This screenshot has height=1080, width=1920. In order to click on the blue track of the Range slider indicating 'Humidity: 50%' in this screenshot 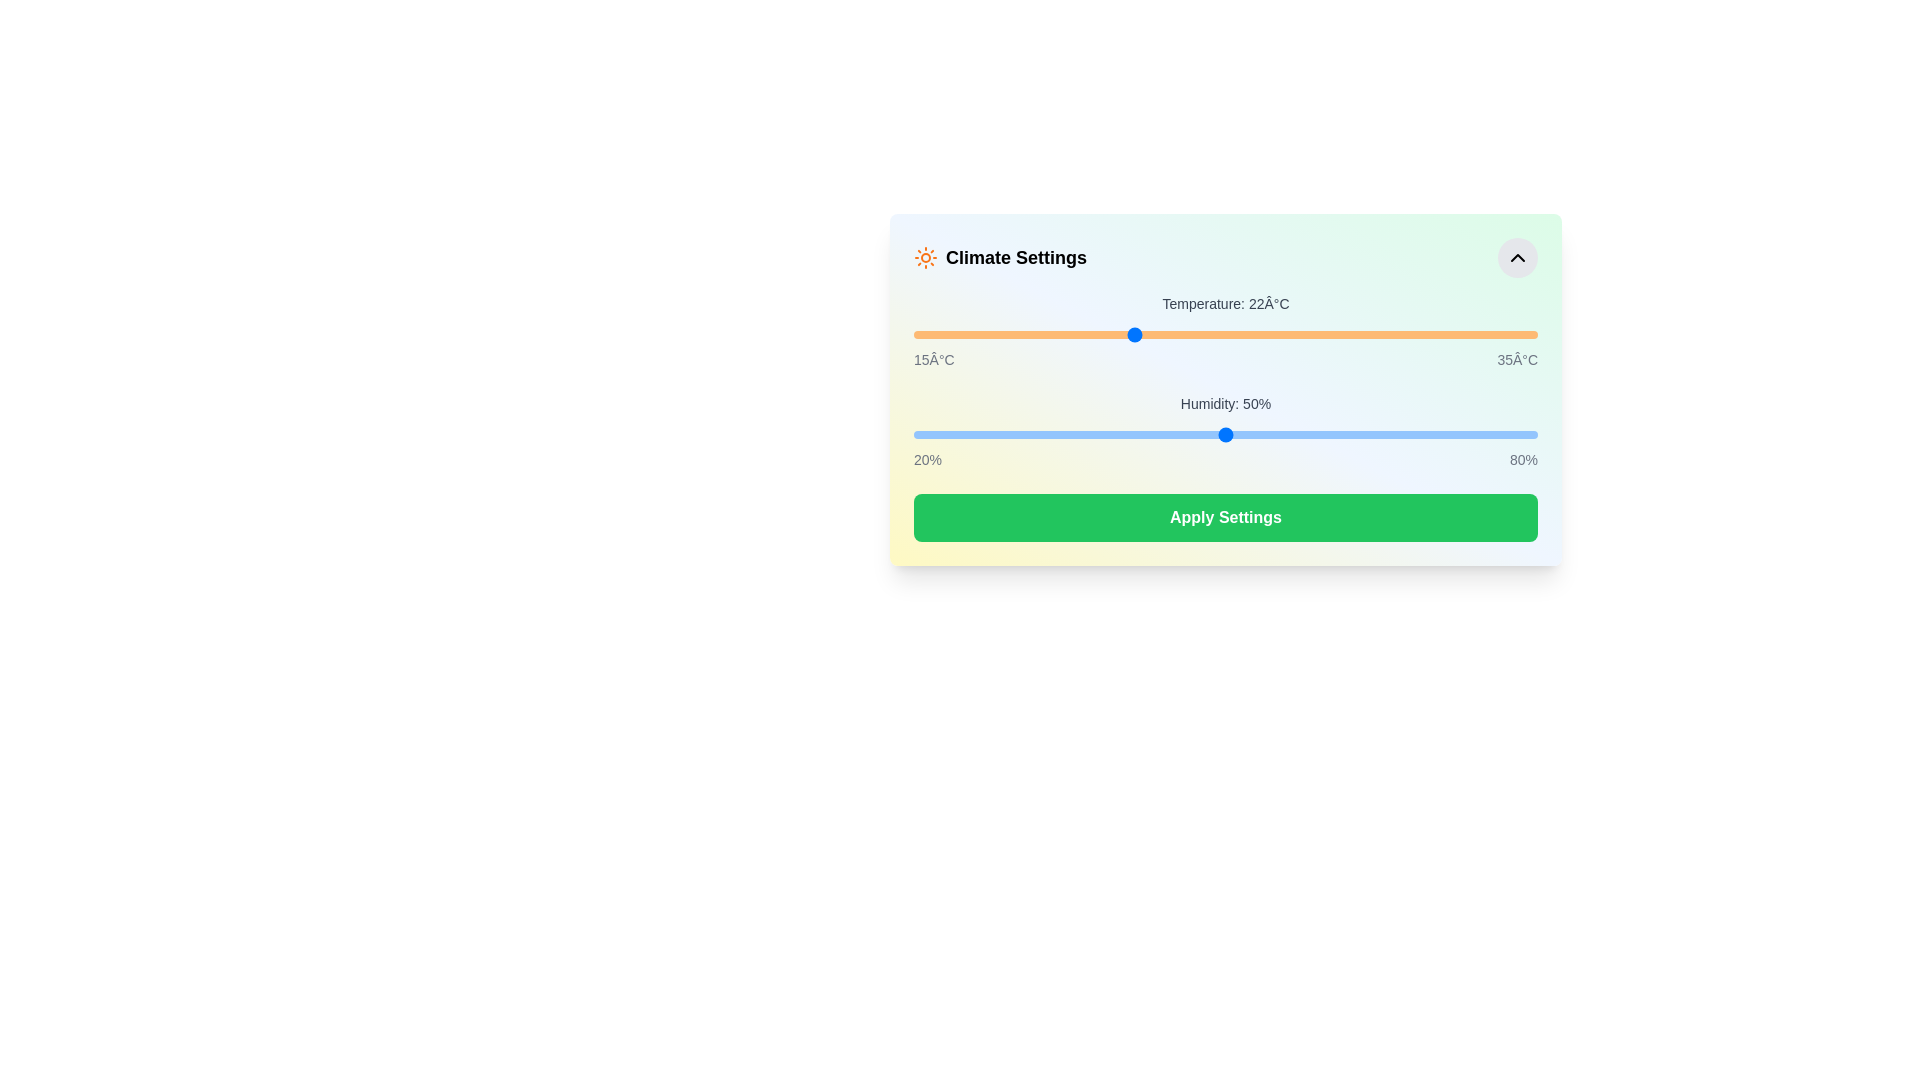, I will do `click(1224, 431)`.